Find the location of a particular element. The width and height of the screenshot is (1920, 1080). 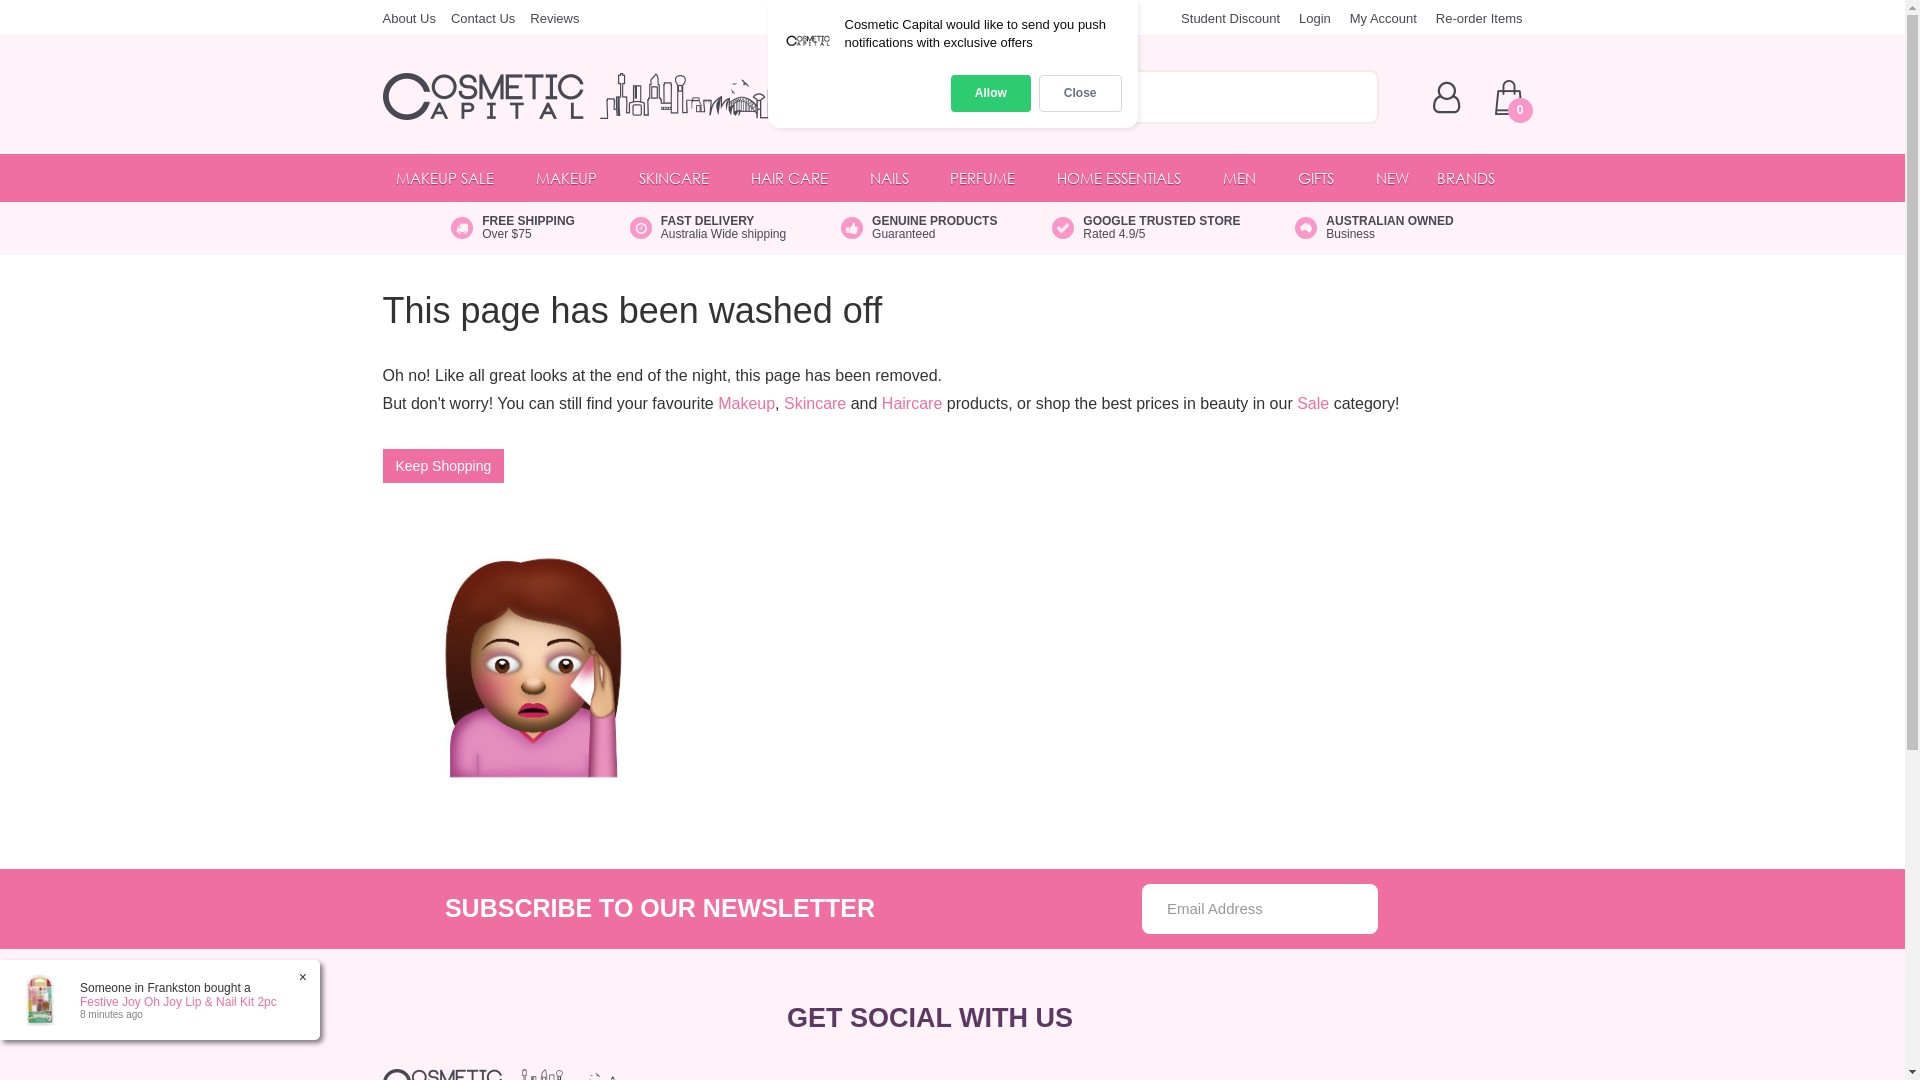

'MEN' is located at coordinates (1245, 176).